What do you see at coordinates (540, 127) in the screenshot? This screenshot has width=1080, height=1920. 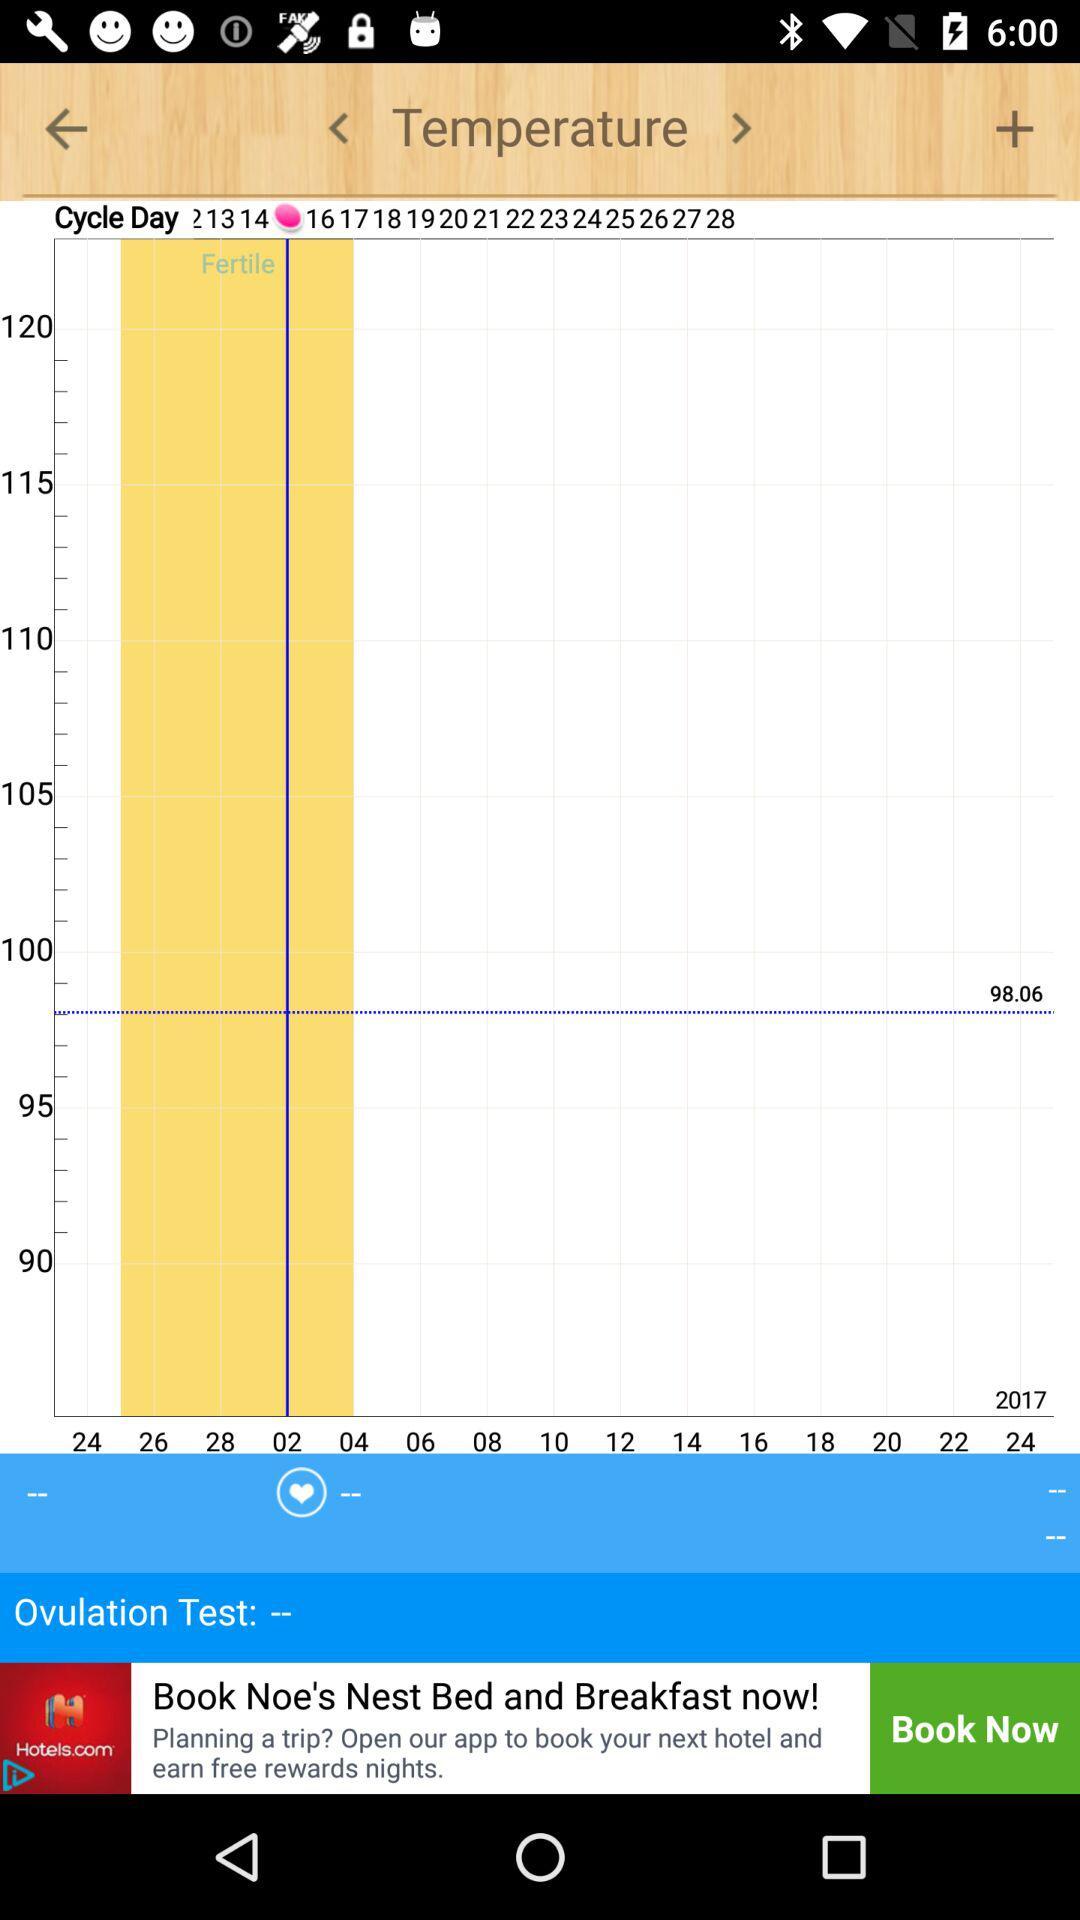 I see `temperature item` at bounding box center [540, 127].